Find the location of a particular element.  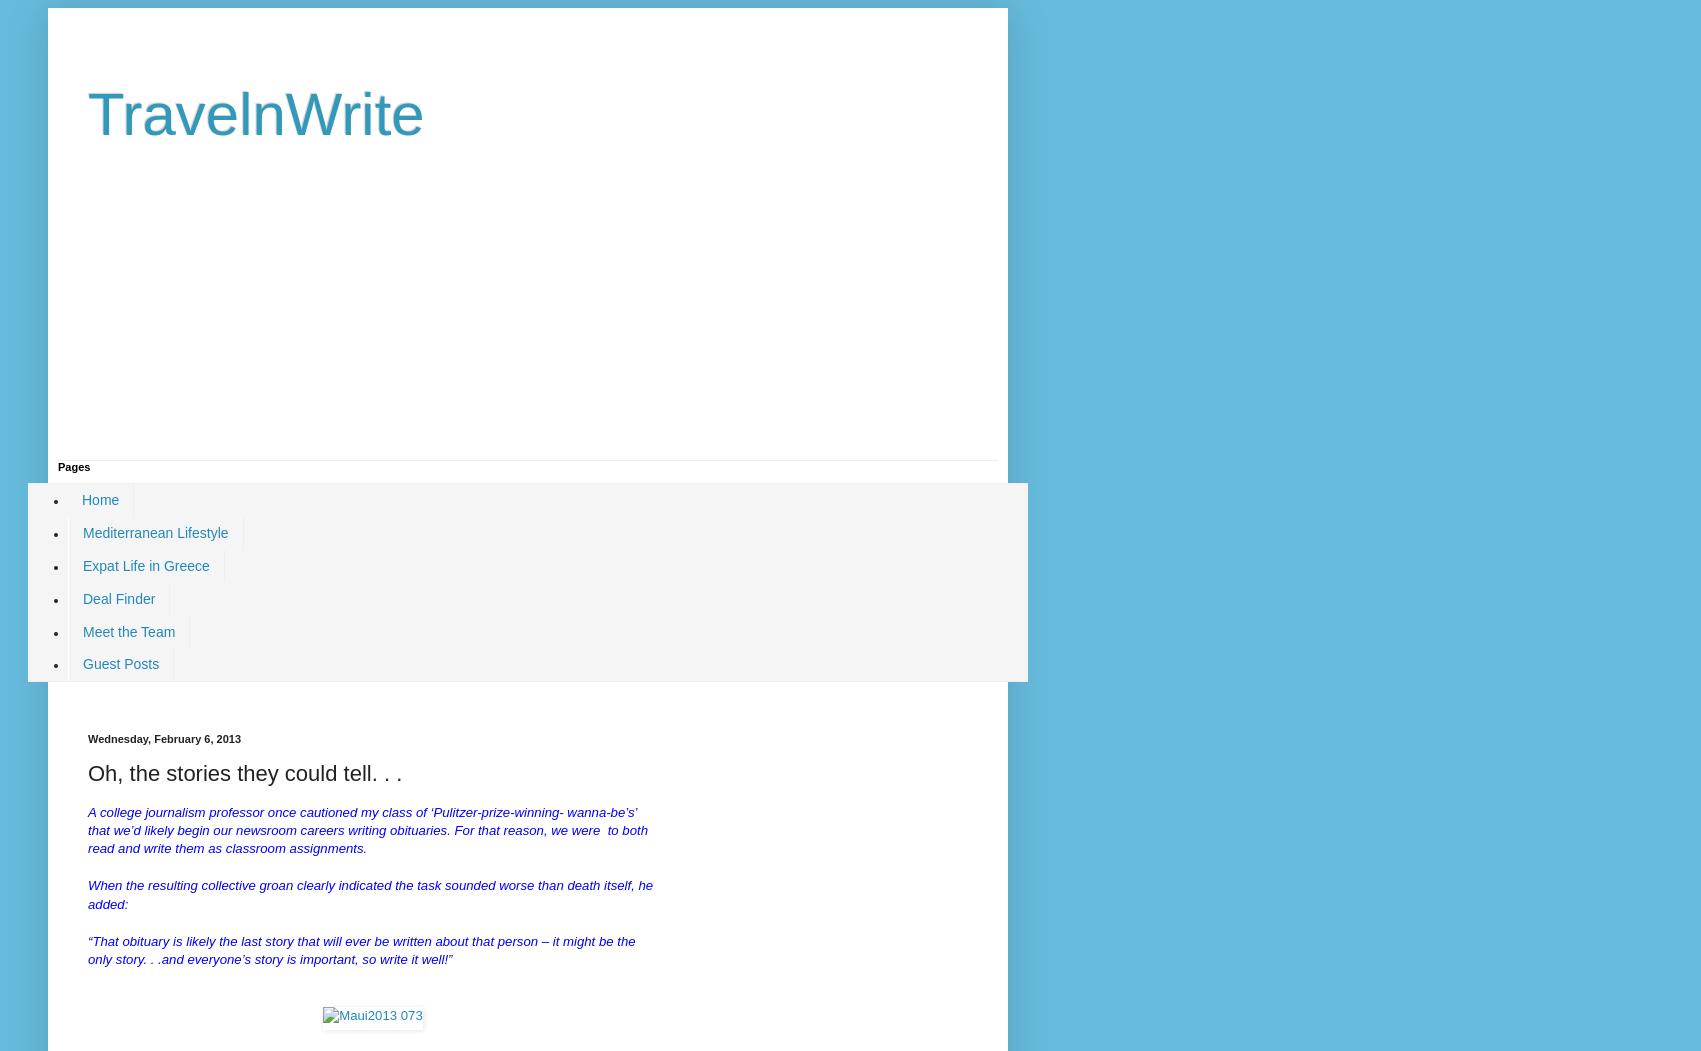

'Meet the Team' is located at coordinates (127, 630).